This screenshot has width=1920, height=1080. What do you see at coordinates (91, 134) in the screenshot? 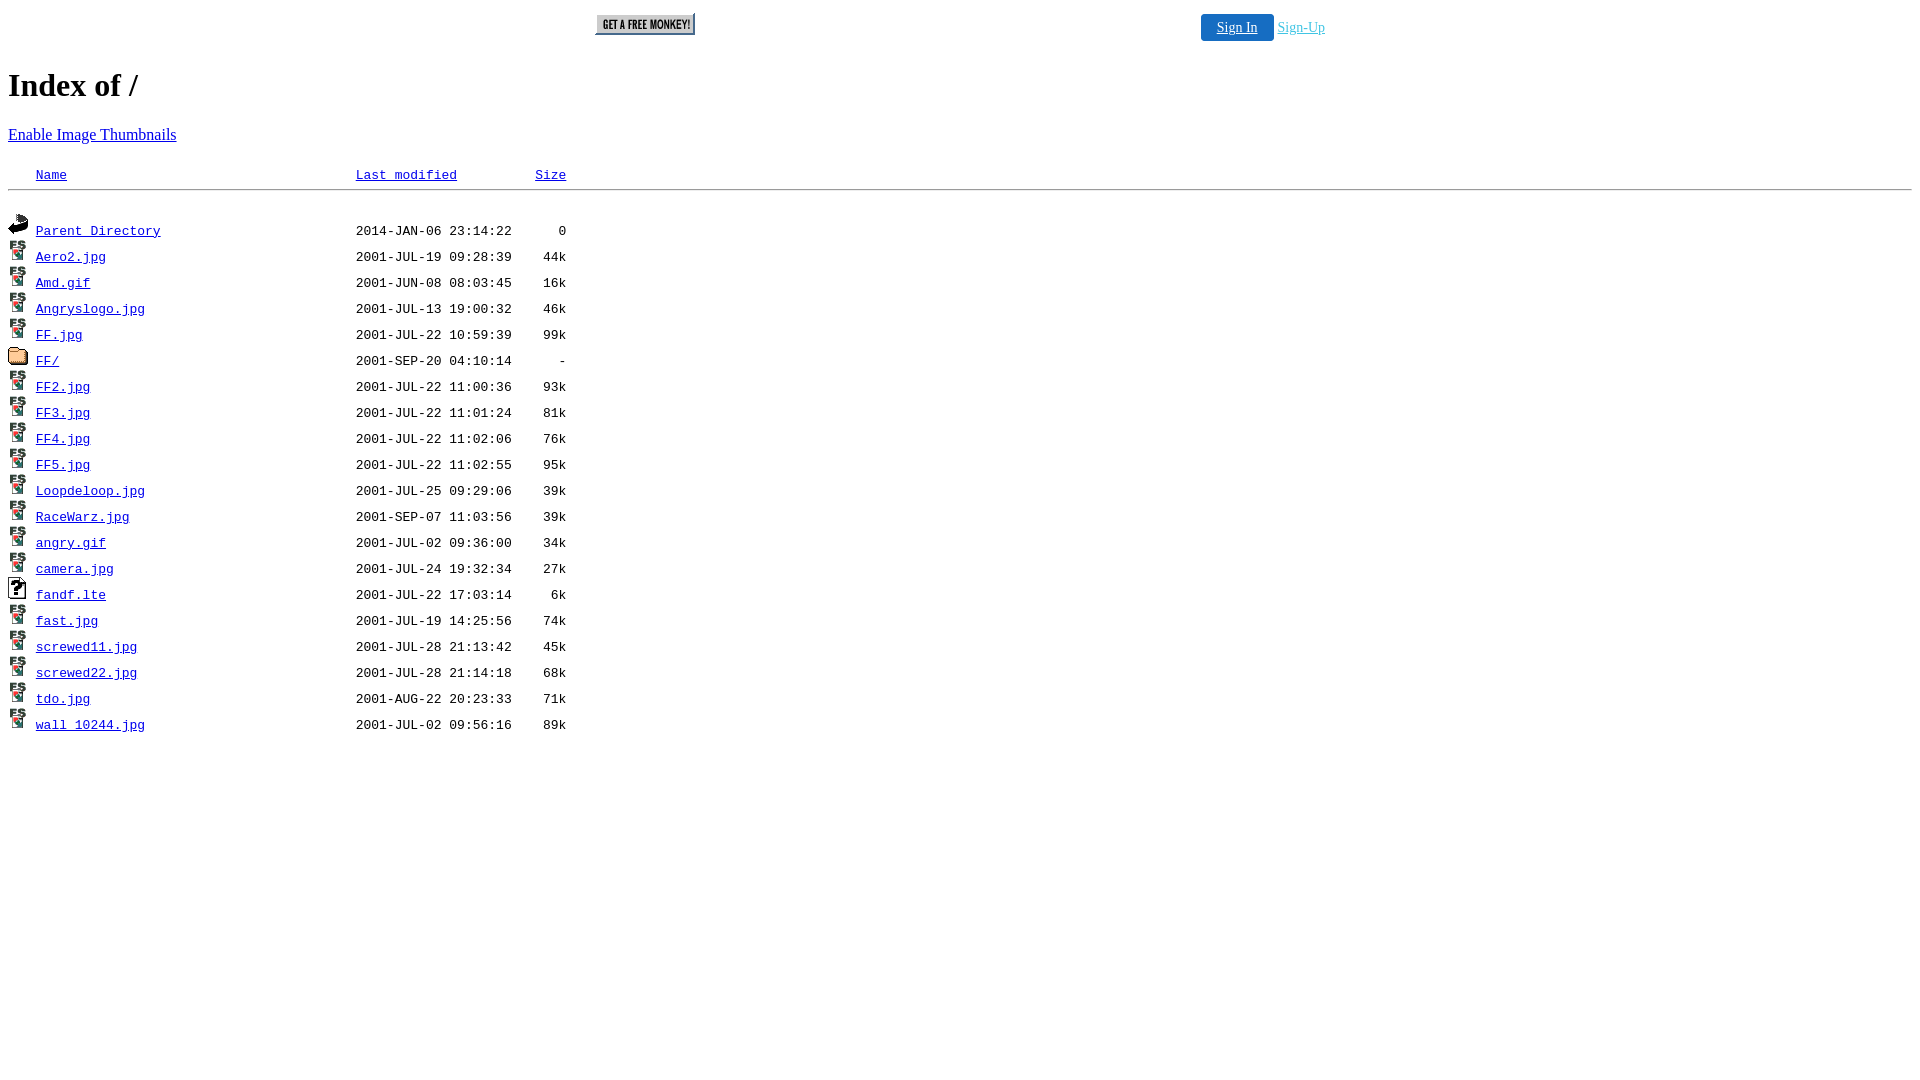
I see `'Enable Image Thumbnails'` at bounding box center [91, 134].